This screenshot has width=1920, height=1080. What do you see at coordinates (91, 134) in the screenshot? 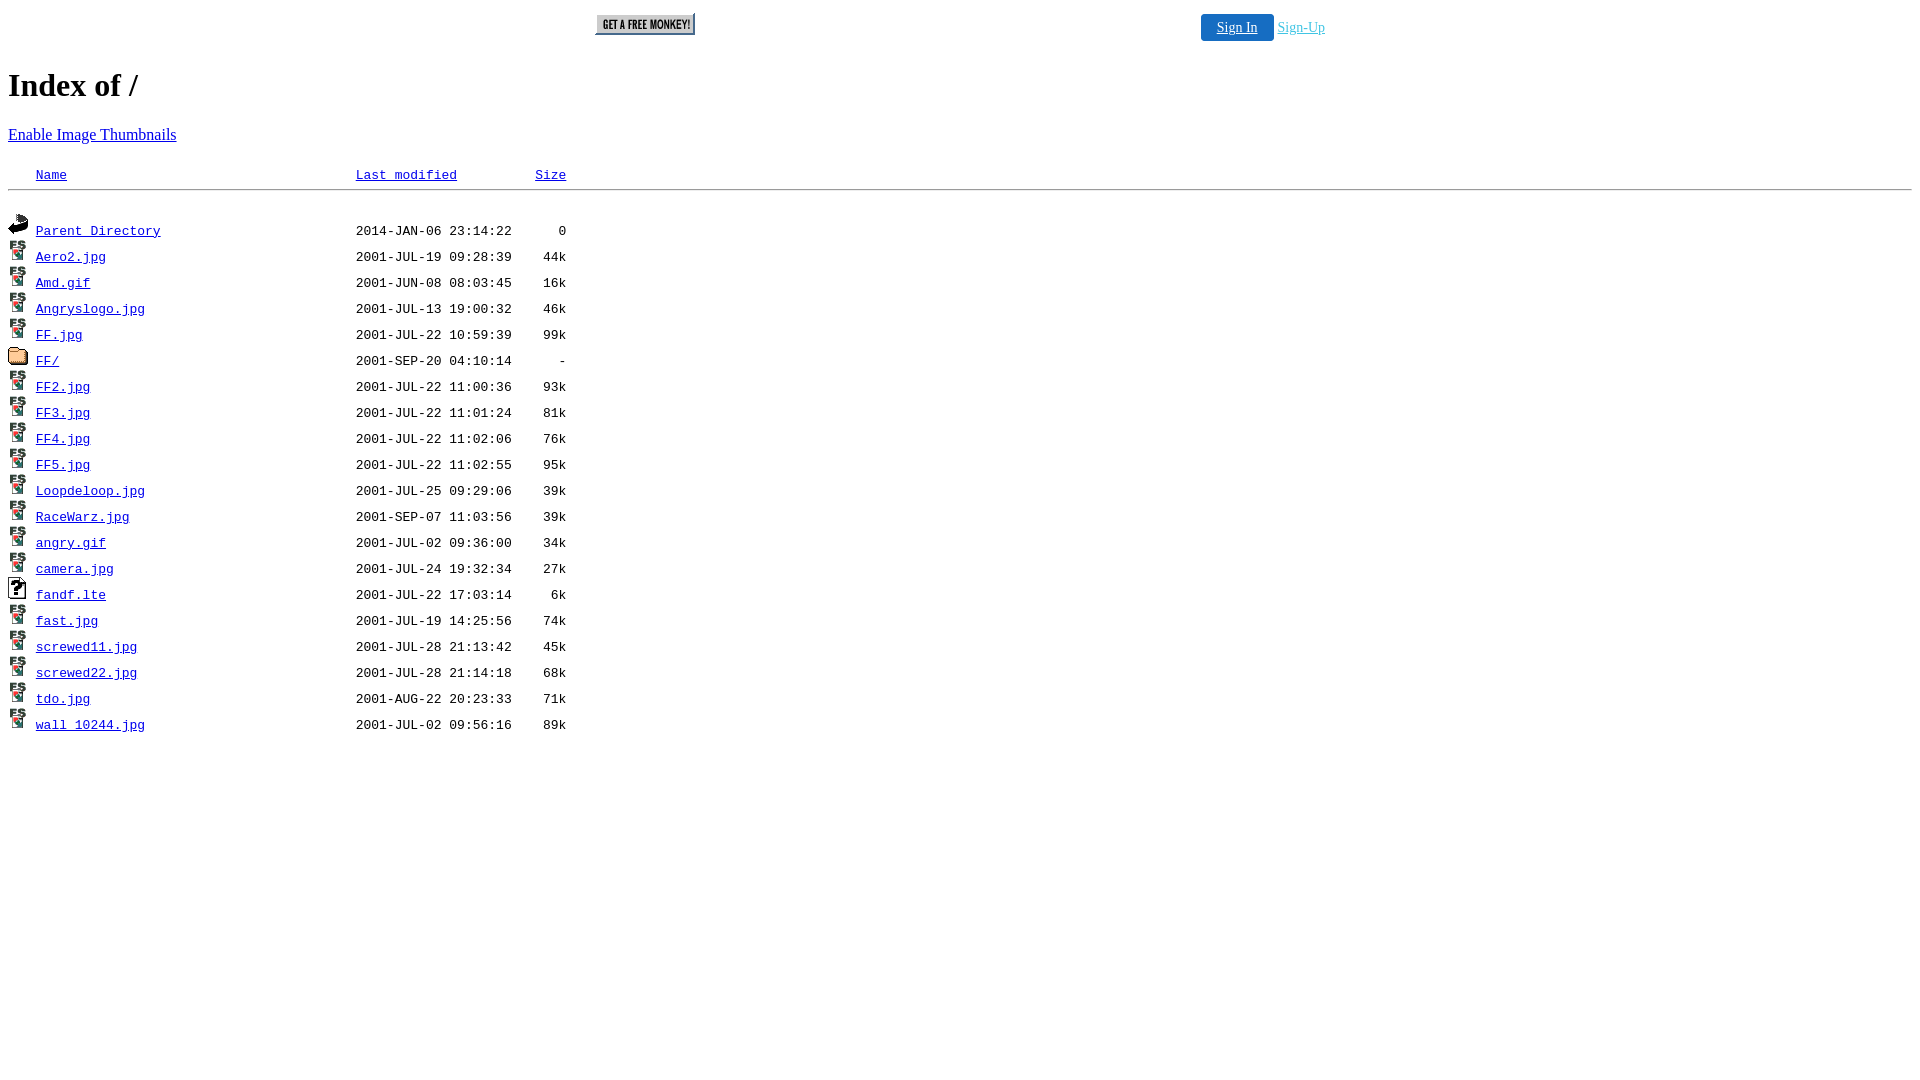
I see `'Enable Image Thumbnails'` at bounding box center [91, 134].